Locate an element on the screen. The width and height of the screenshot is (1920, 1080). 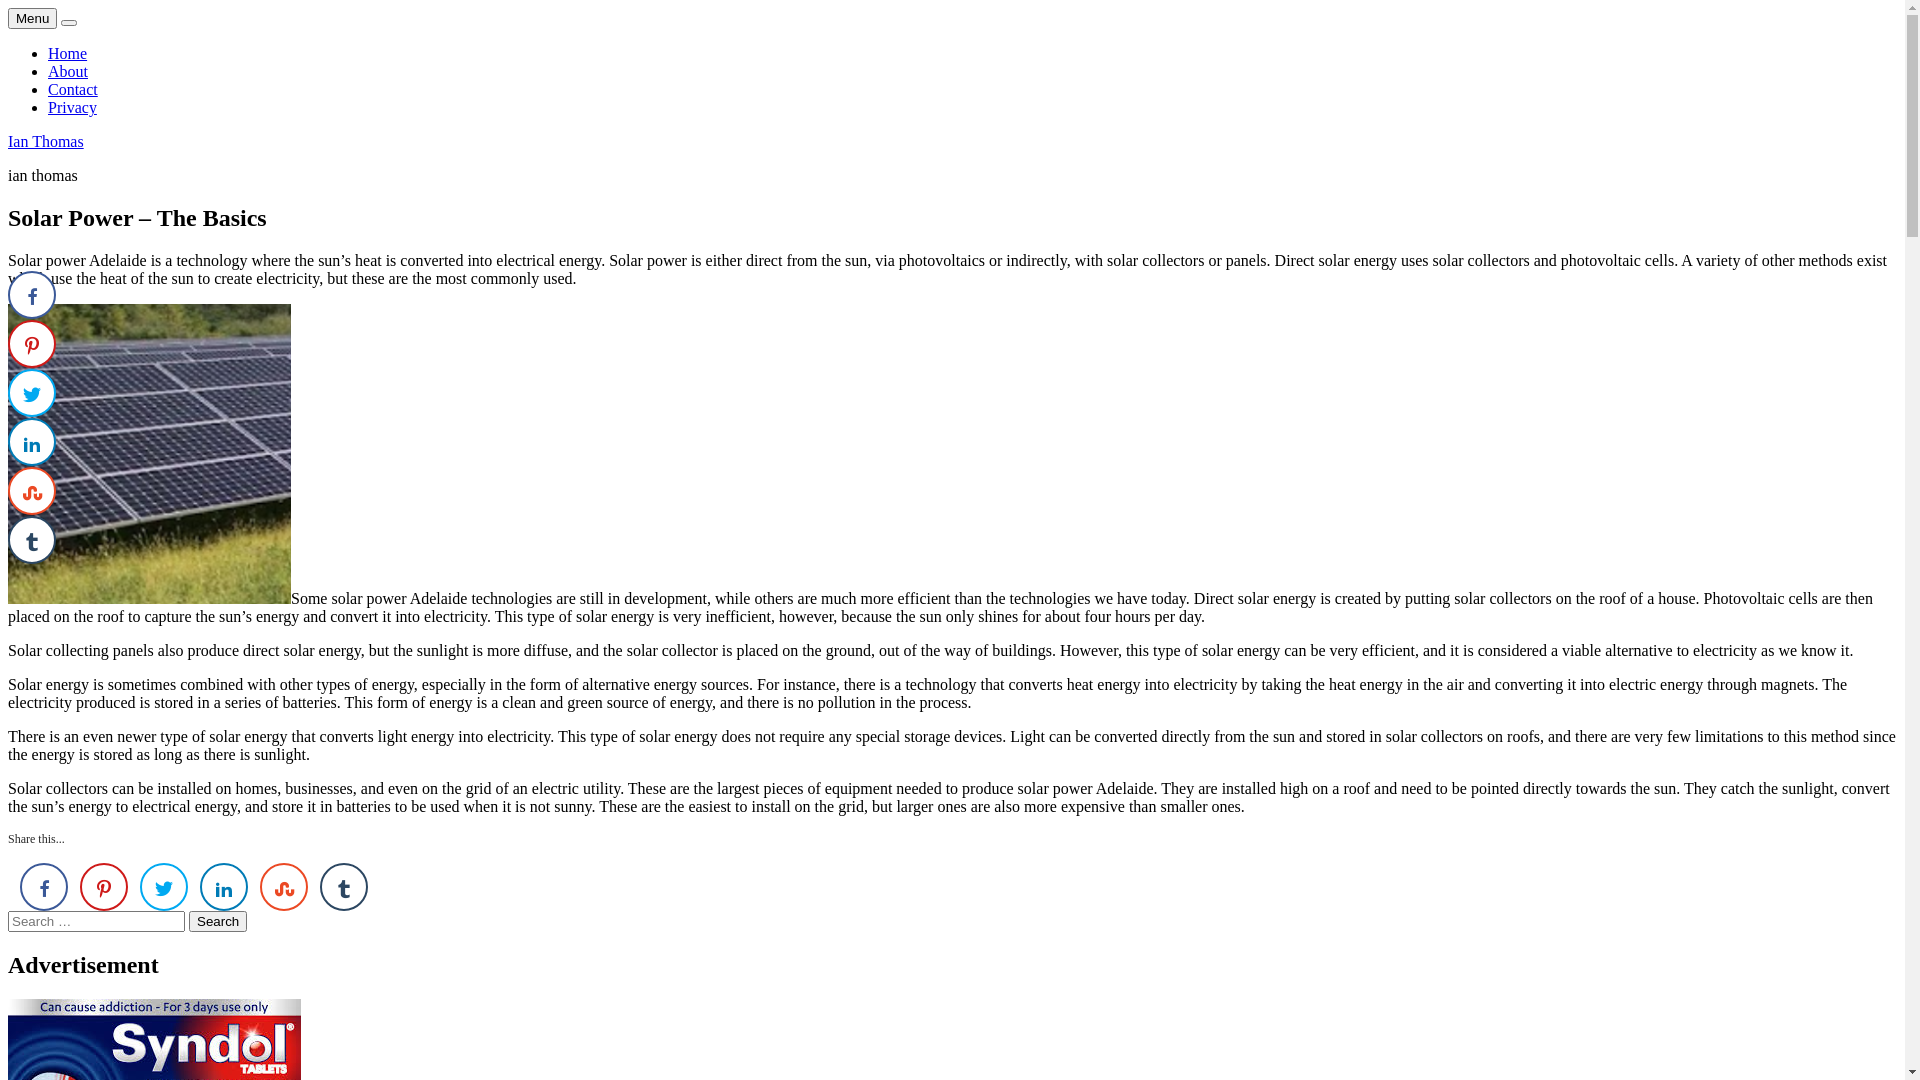
'About' is located at coordinates (67, 70).